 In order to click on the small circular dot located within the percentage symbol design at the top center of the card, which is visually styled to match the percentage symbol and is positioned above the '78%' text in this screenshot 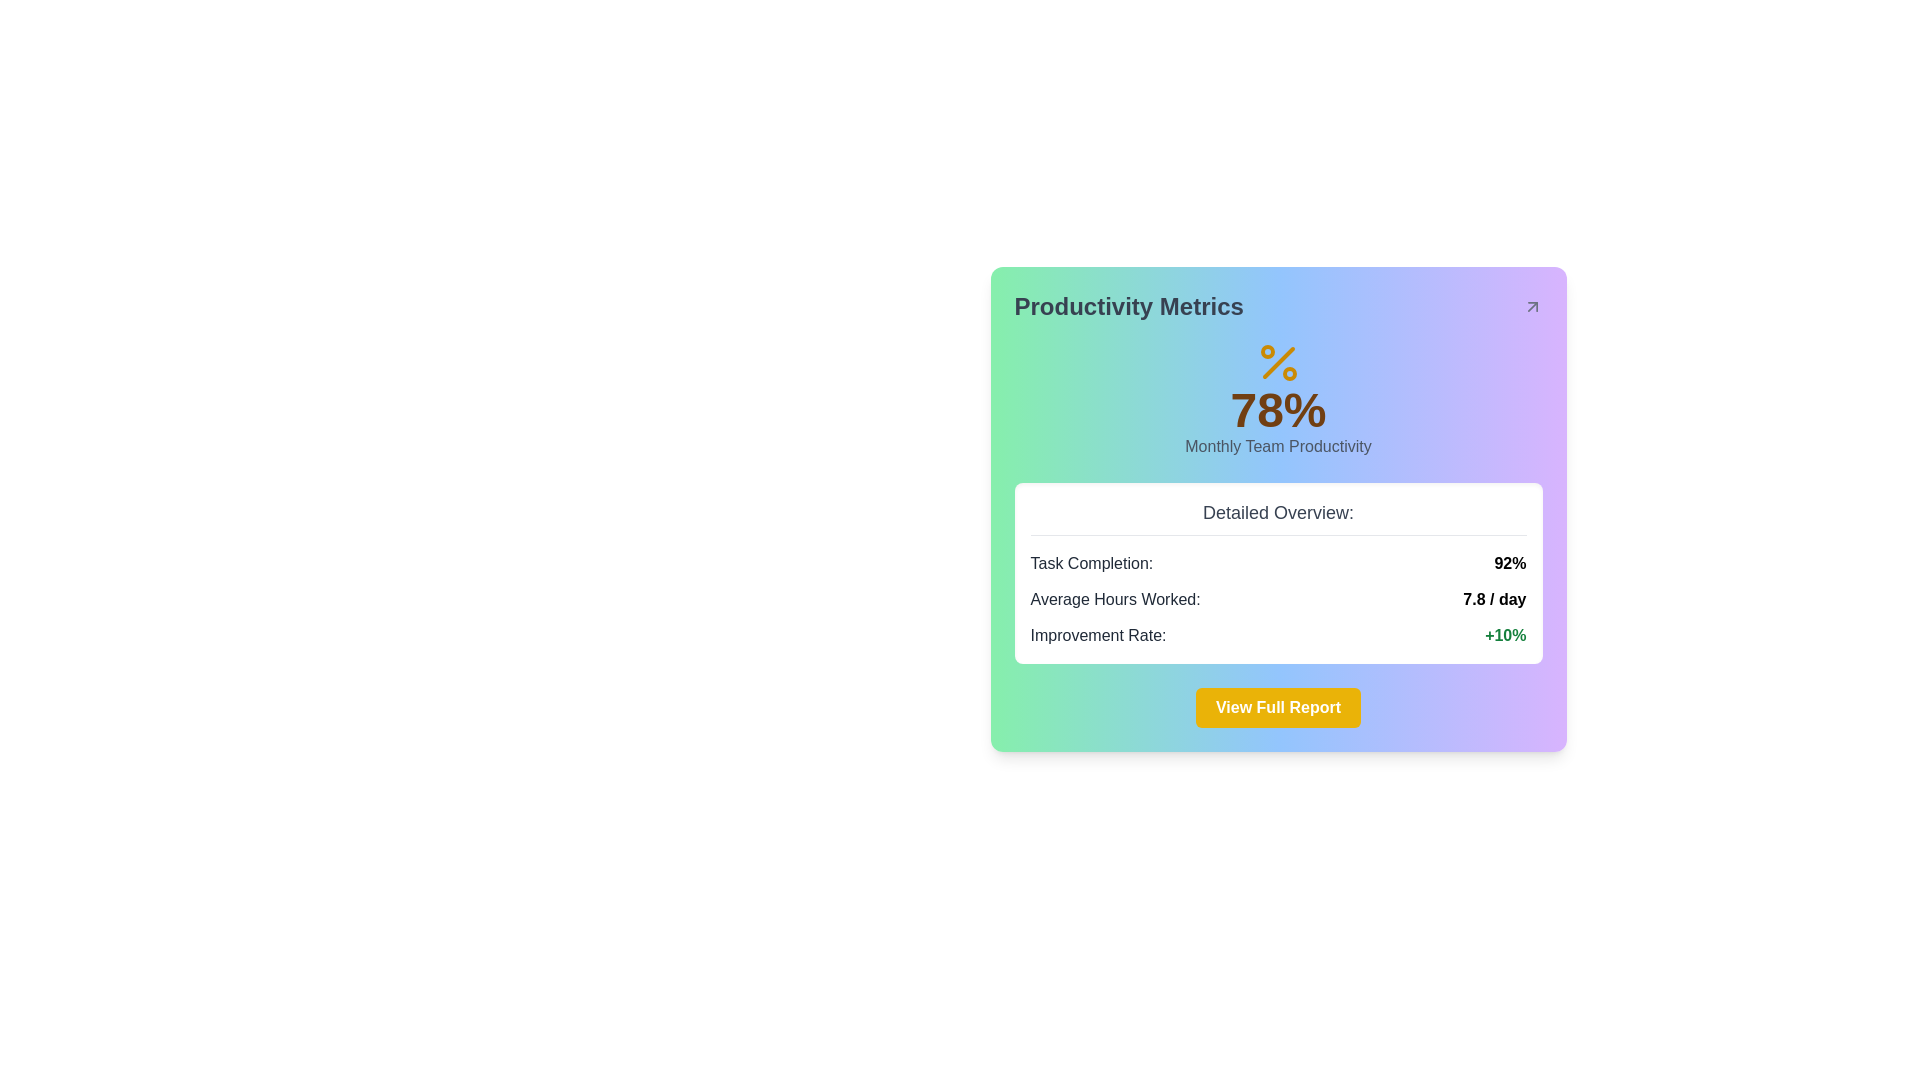, I will do `click(1266, 350)`.